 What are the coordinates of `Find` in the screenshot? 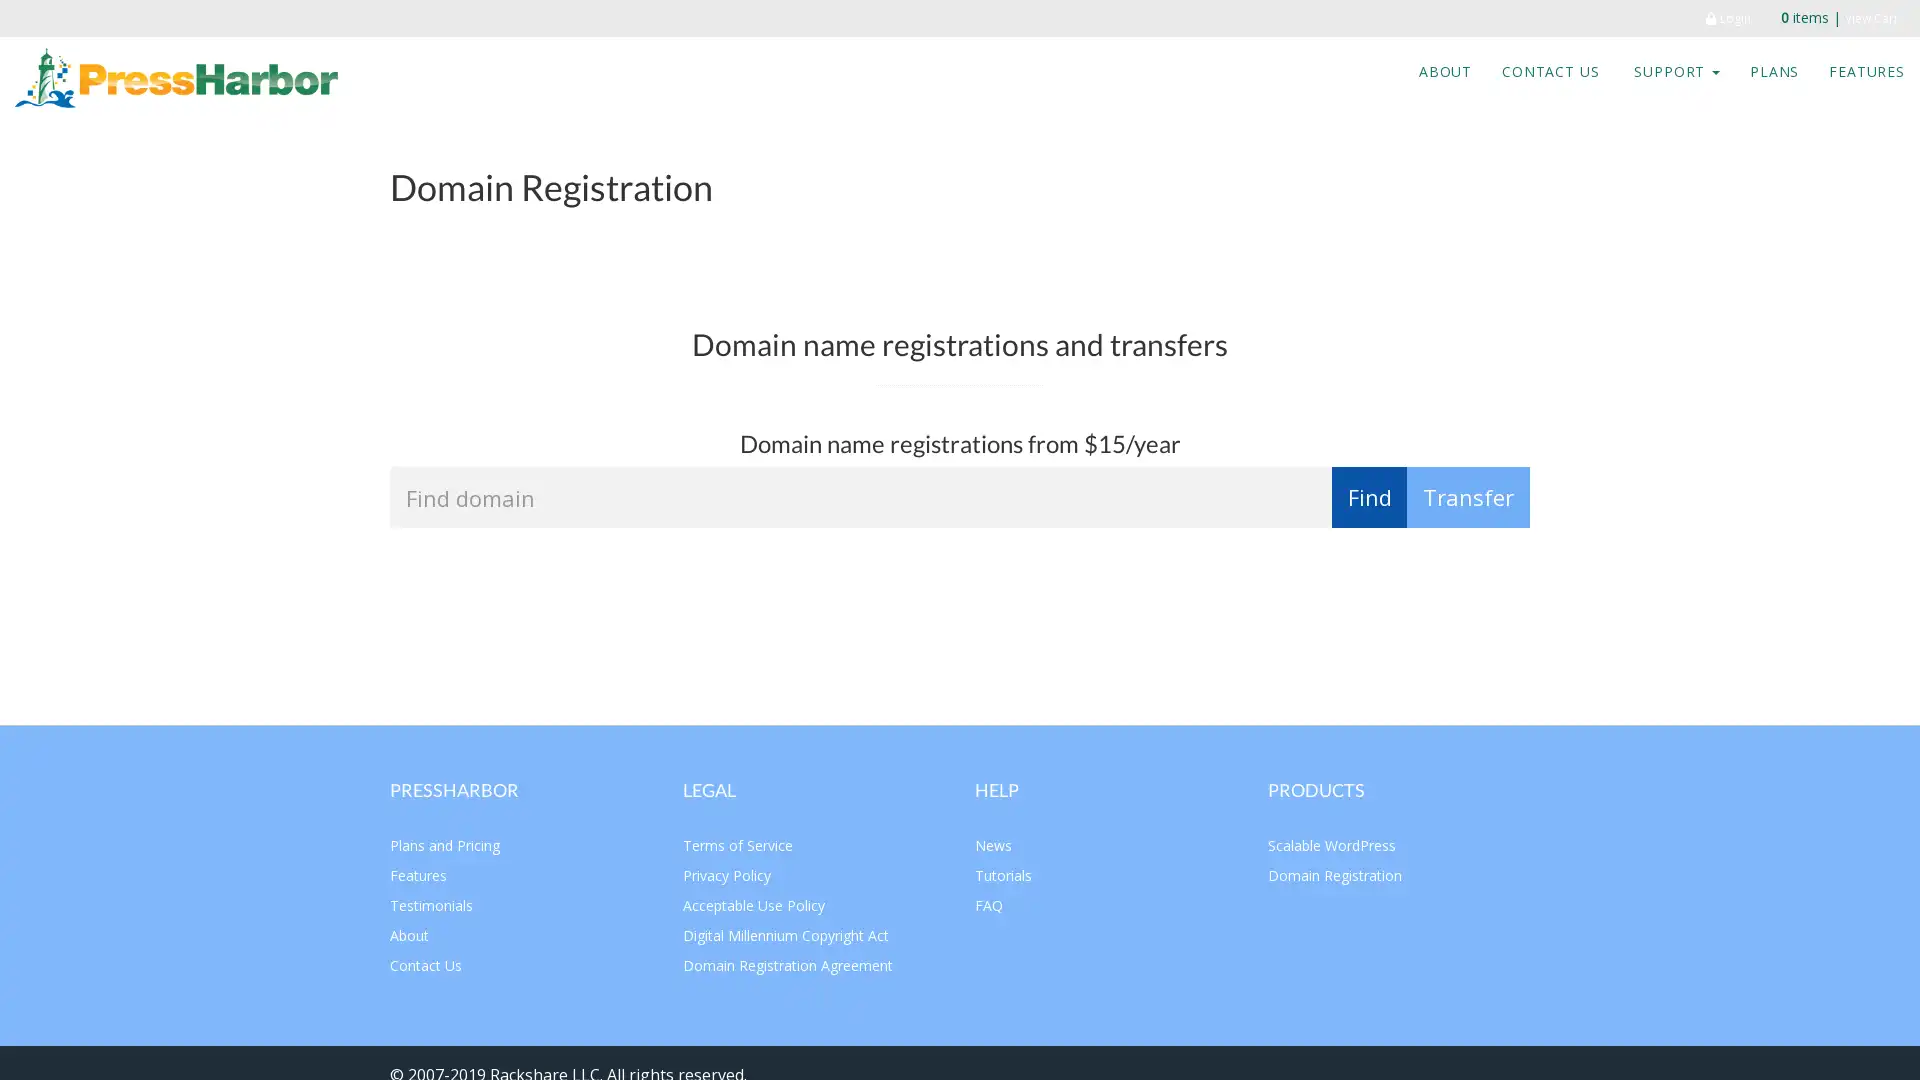 It's located at (1368, 496).